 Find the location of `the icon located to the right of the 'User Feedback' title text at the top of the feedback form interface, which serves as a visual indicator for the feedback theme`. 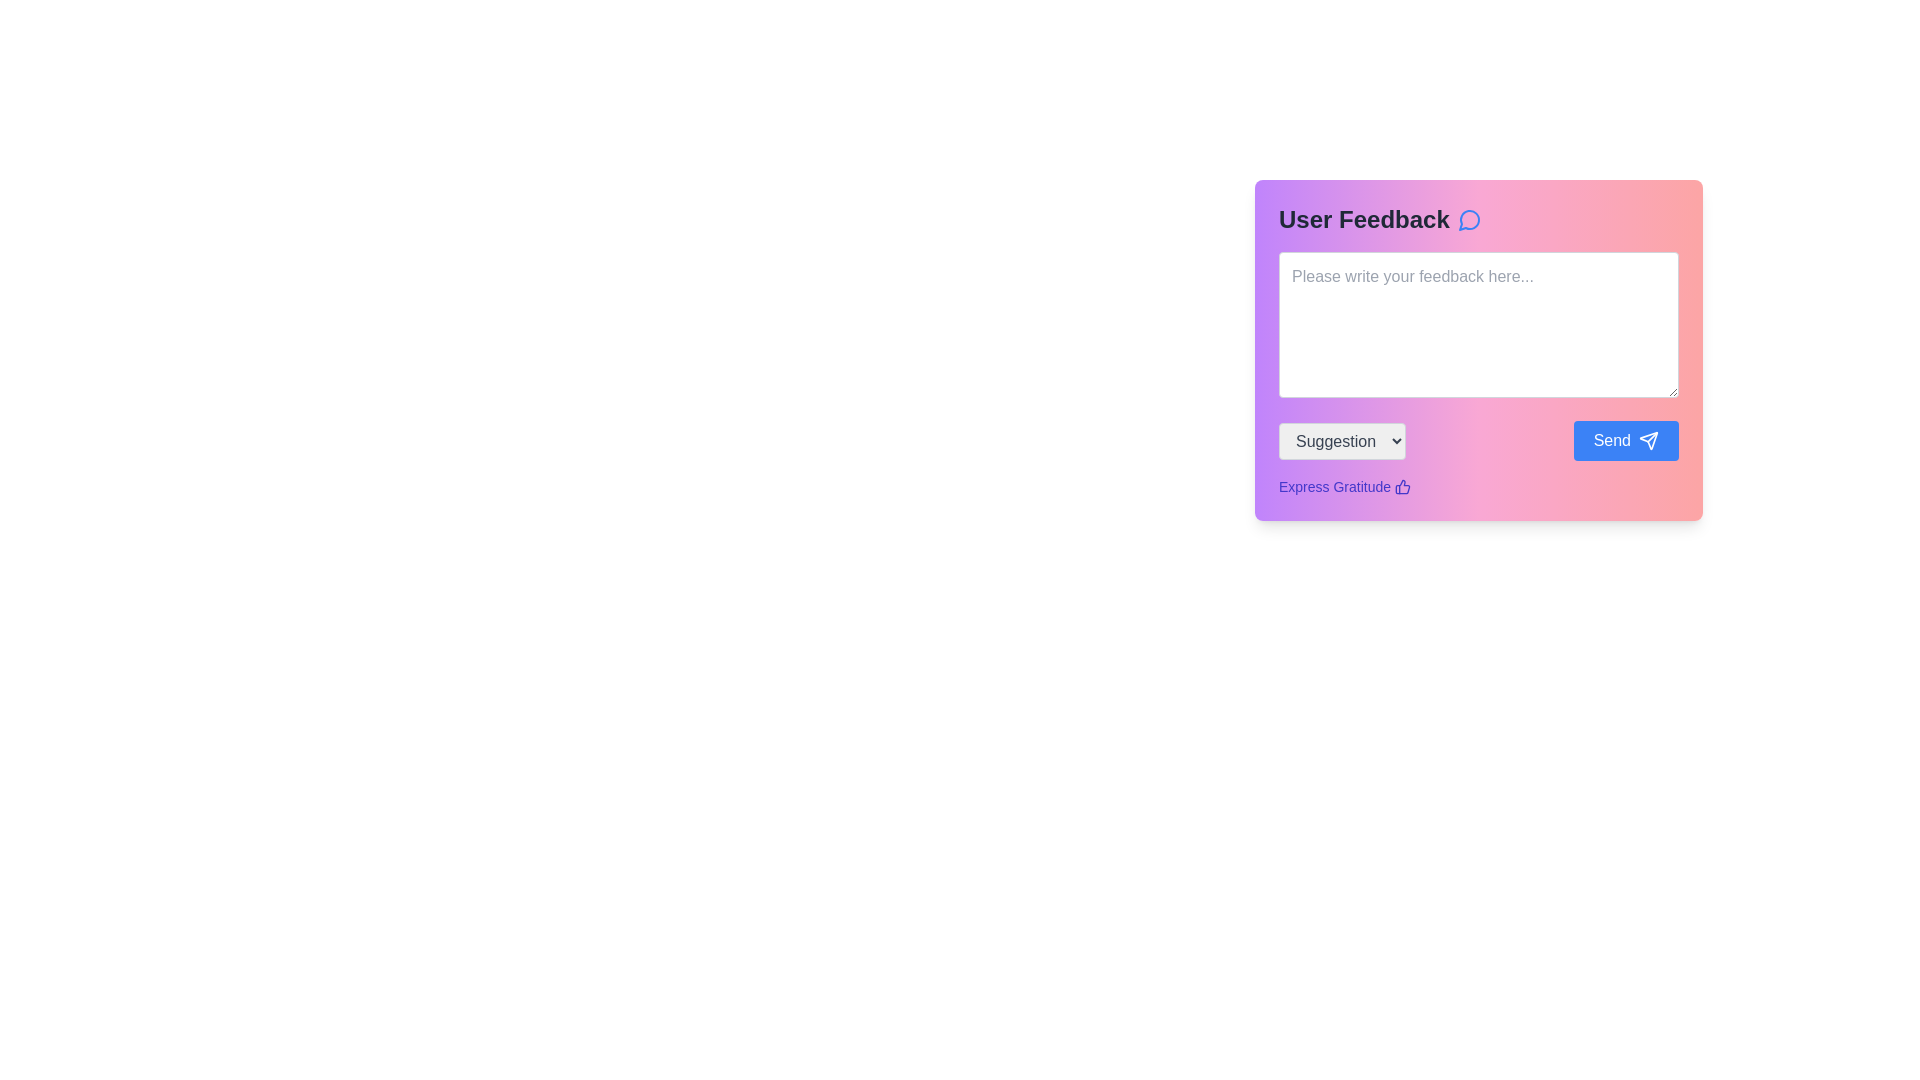

the icon located to the right of the 'User Feedback' title text at the top of the feedback form interface, which serves as a visual indicator for the feedback theme is located at coordinates (1469, 219).